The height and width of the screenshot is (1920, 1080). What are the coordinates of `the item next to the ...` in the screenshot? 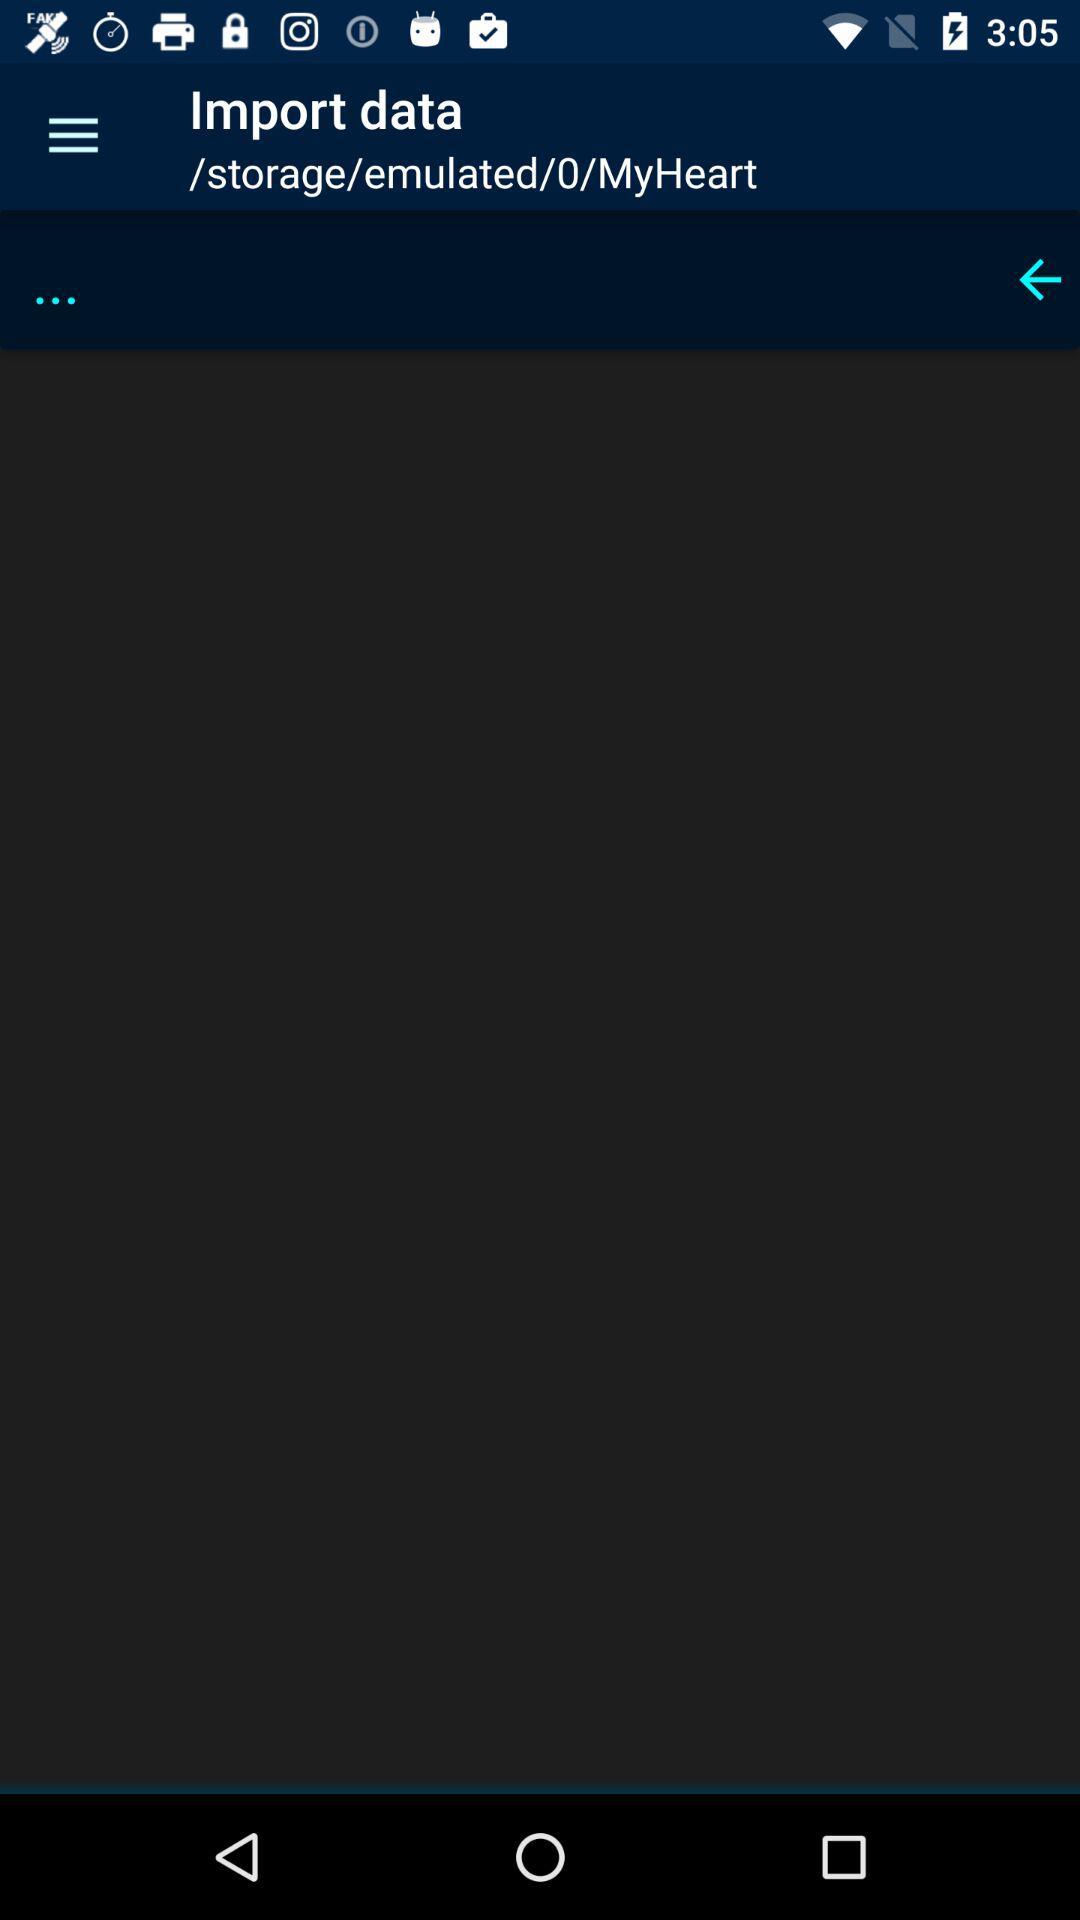 It's located at (1039, 278).